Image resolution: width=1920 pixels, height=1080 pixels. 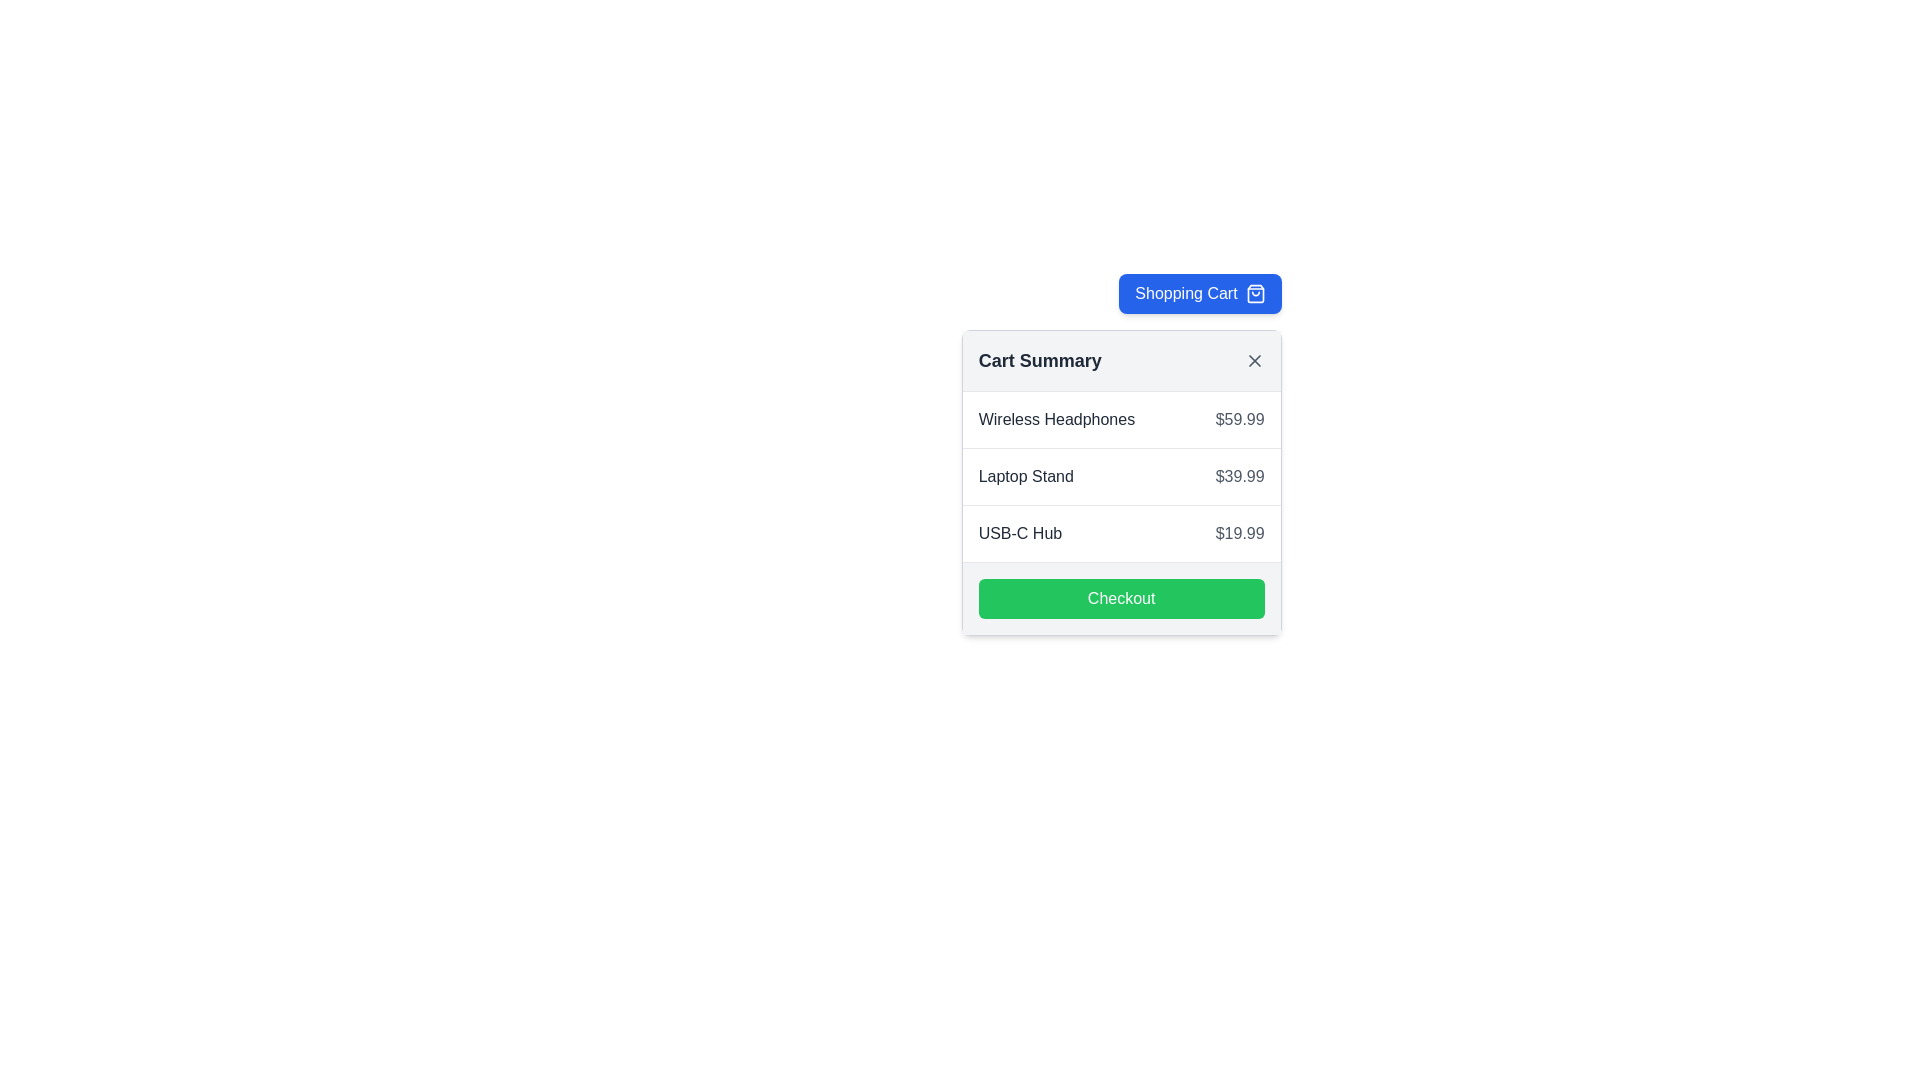 I want to click on the shopping bag icon within the 'Shopping Cart' button located in the top-right corner of the cart summary dialog, so click(x=1254, y=293).